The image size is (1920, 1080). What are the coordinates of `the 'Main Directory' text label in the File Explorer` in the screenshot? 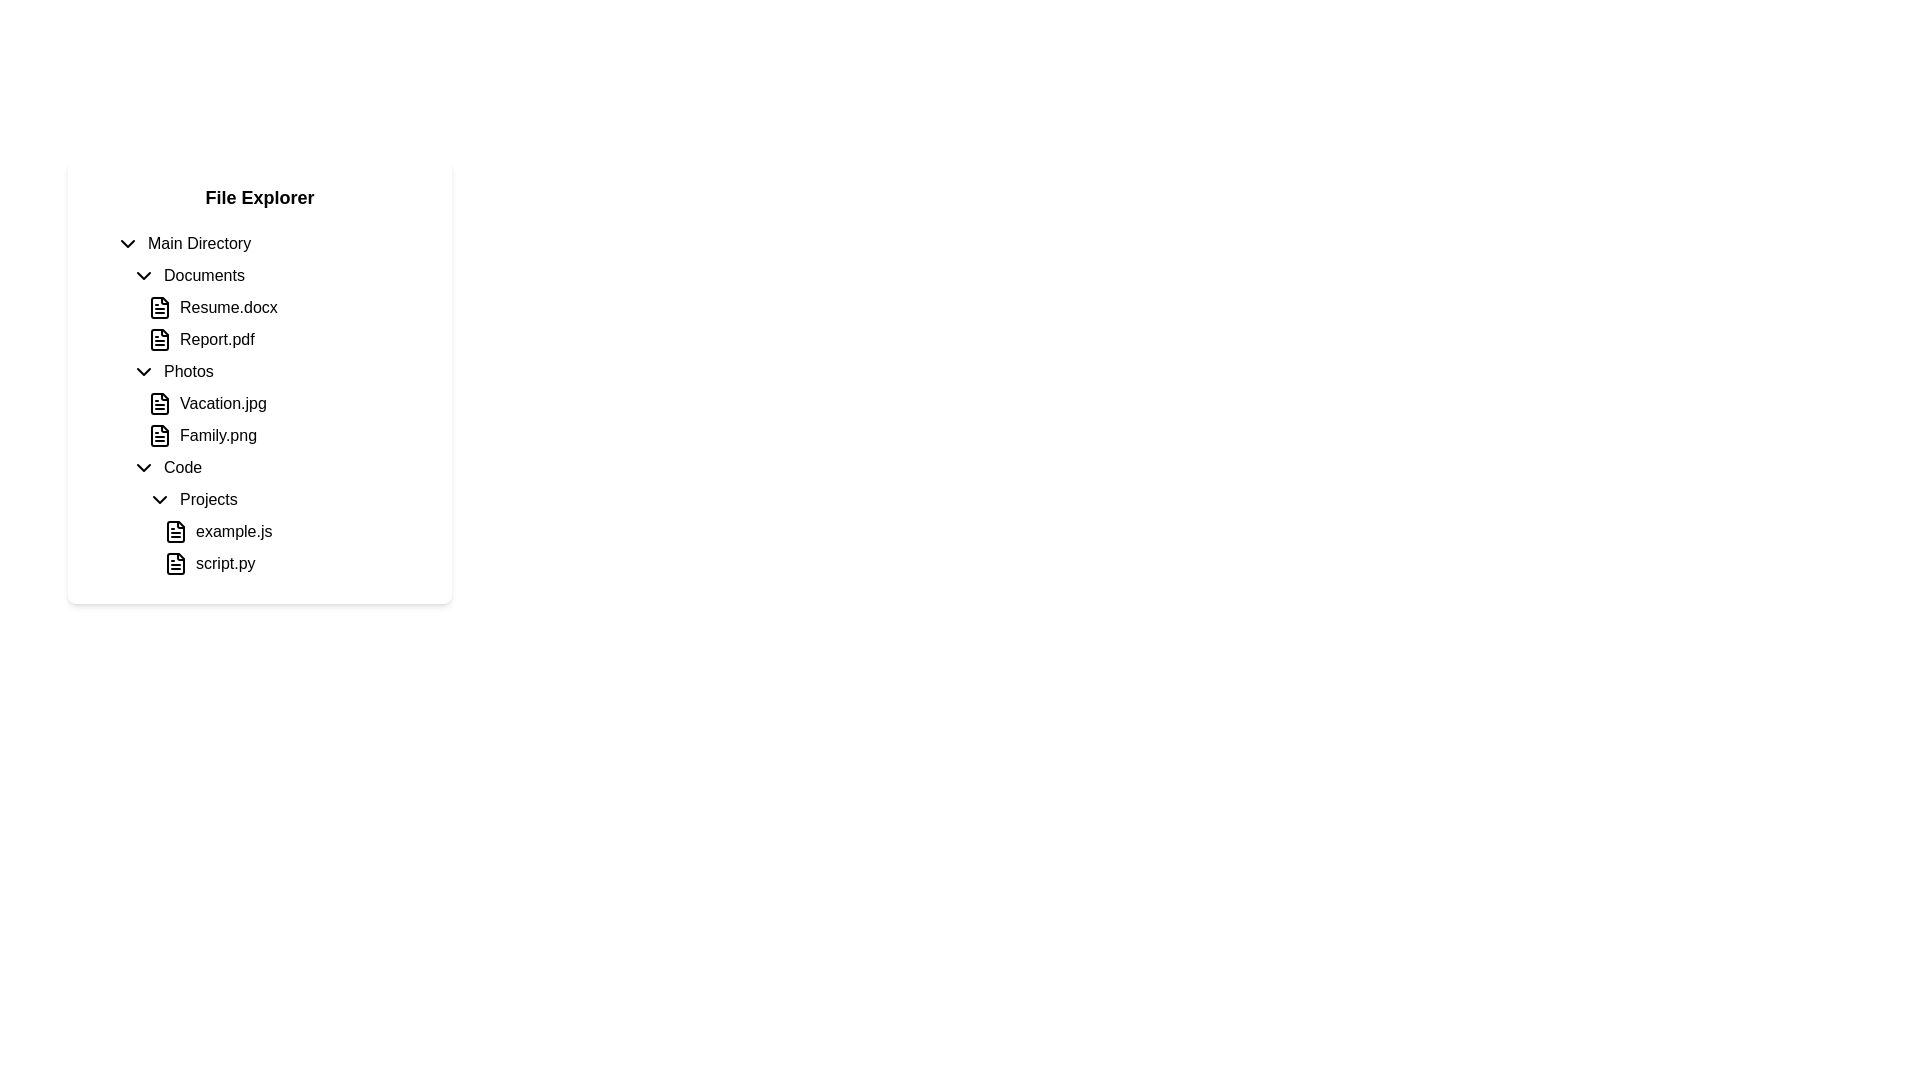 It's located at (199, 242).